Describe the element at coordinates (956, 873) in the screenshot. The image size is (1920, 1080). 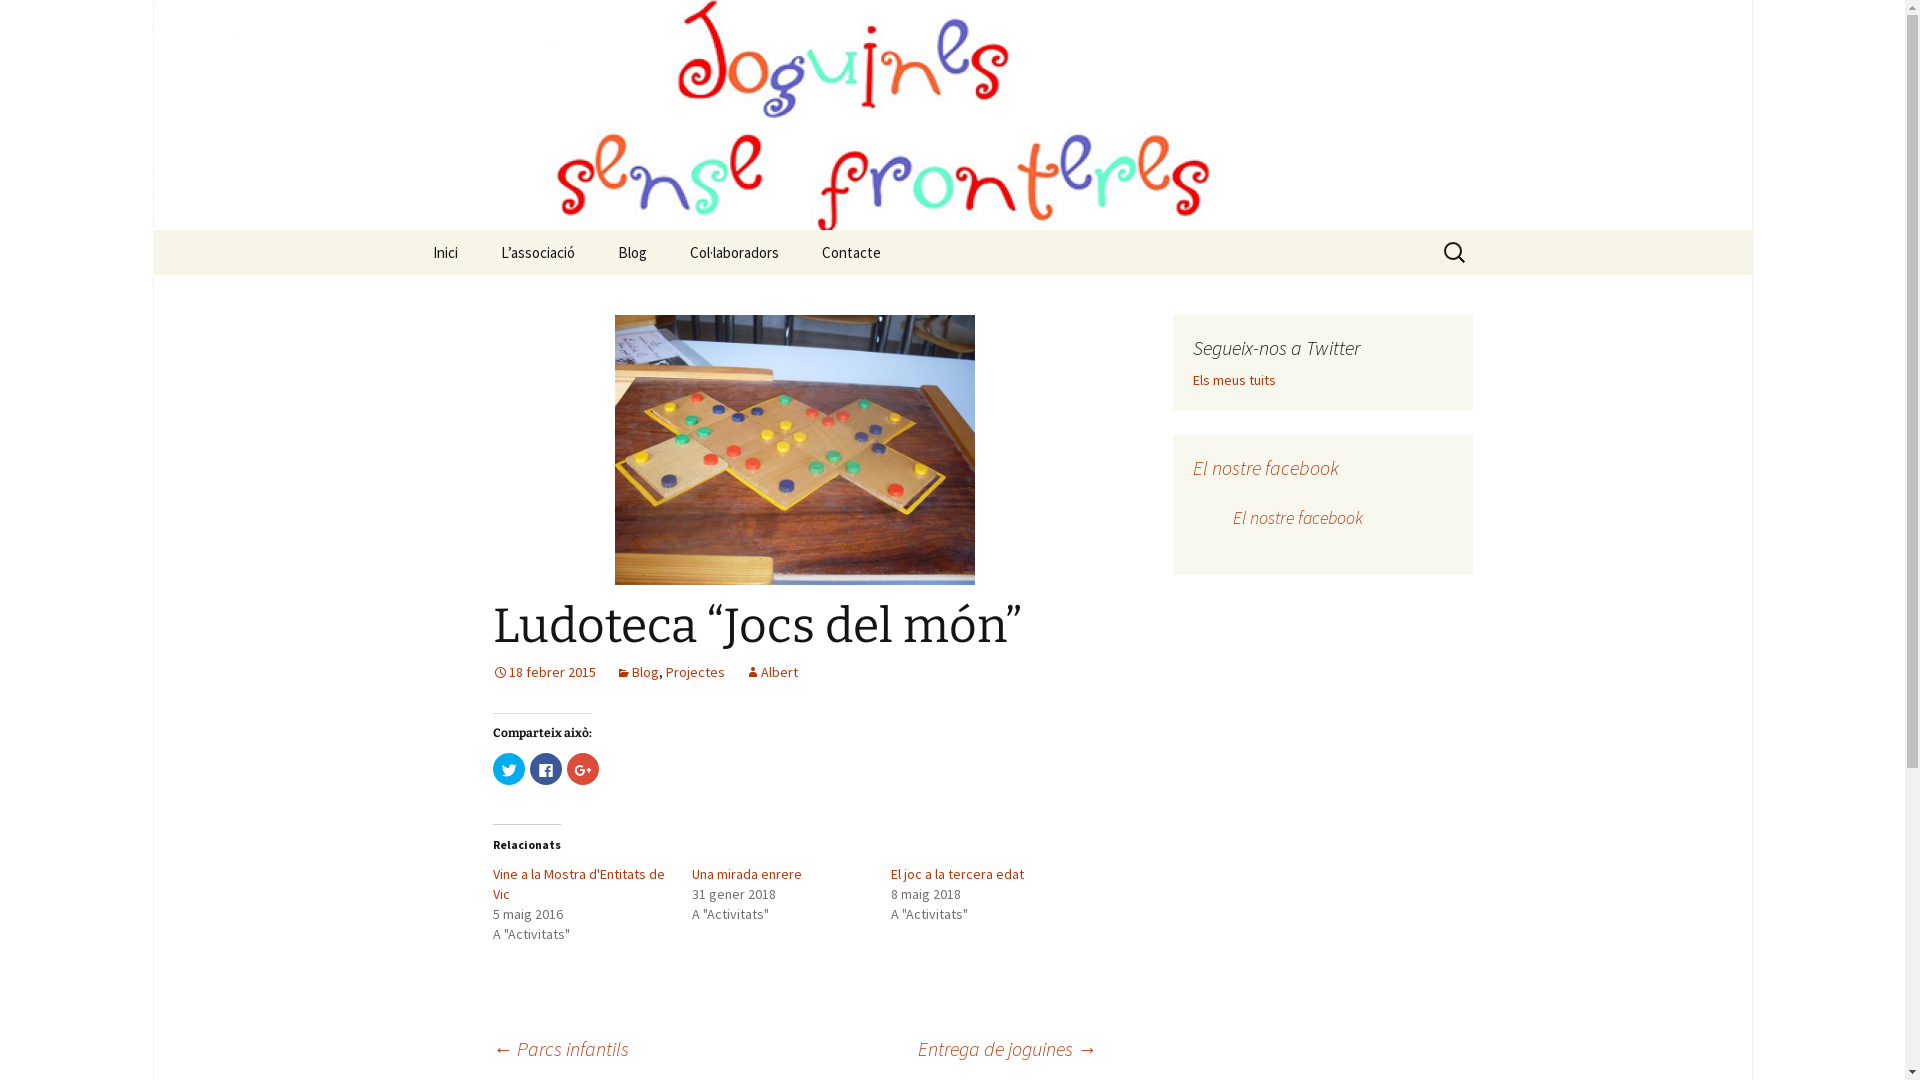
I see `'El joc a la tercera edat'` at that location.